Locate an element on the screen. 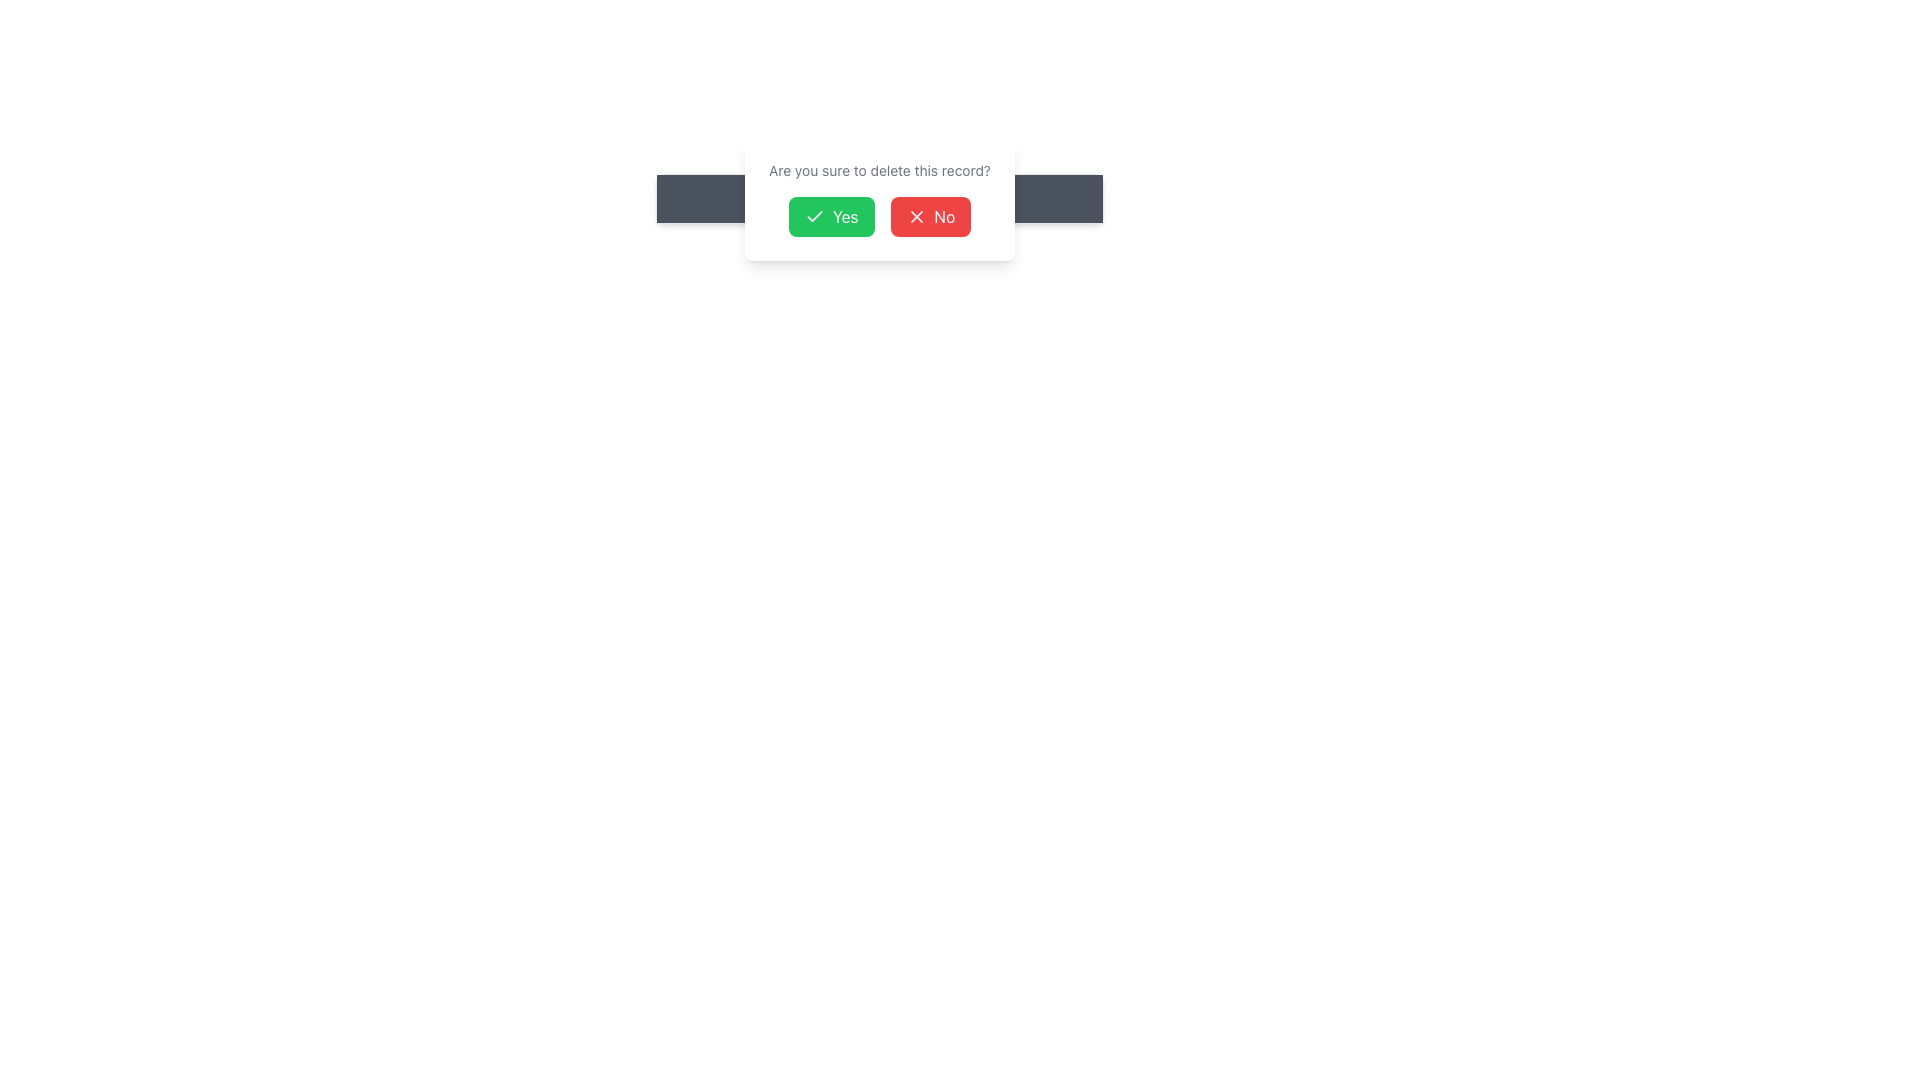 This screenshot has width=1920, height=1080. the 'X' icon inside the 'No' button, which is a small SVG icon located to the left of the text 'No' in a red rectangular button with rounded corners is located at coordinates (915, 216).